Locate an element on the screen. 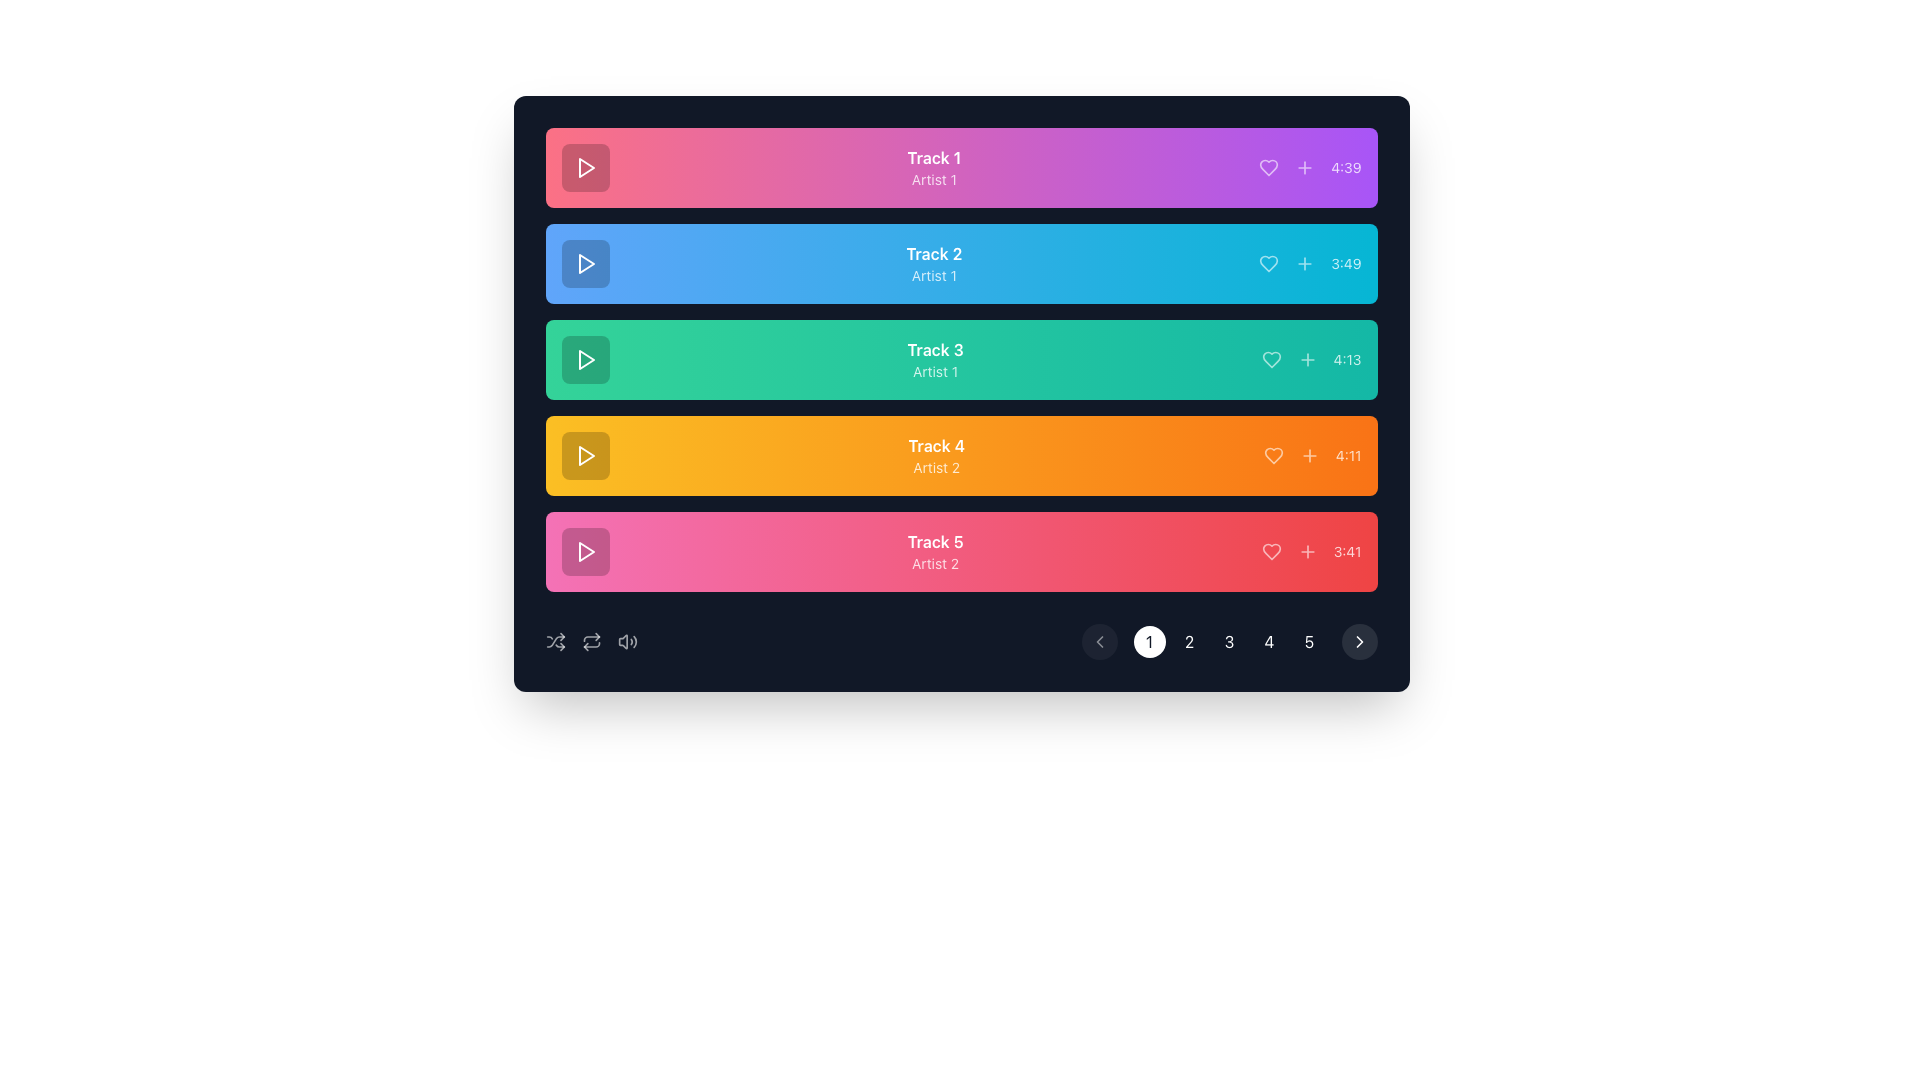 This screenshot has height=1080, width=1920. the triangular play icon located inside the rectangular button in the leftmost portion of the fifth track of the playlist interface is located at coordinates (585, 551).